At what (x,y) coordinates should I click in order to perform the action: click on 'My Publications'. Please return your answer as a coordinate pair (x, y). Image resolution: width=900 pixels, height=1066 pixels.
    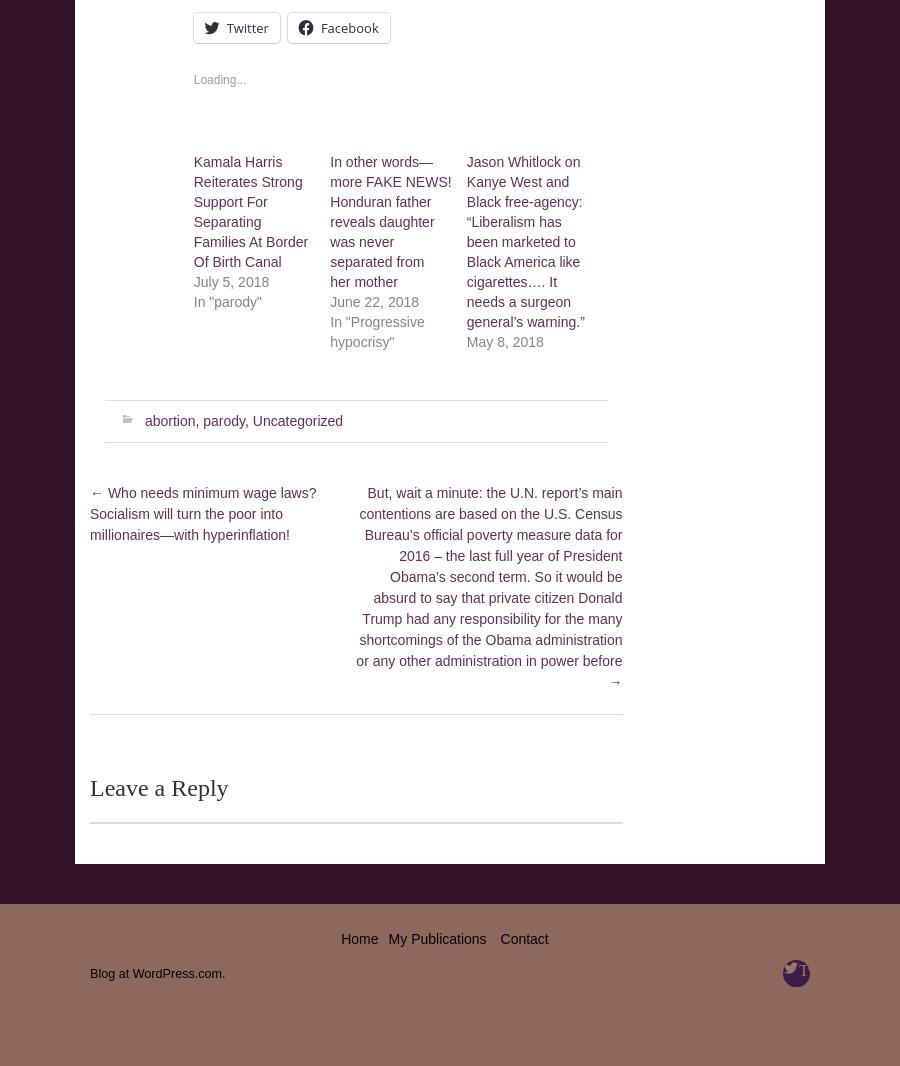
    Looking at the image, I should click on (437, 937).